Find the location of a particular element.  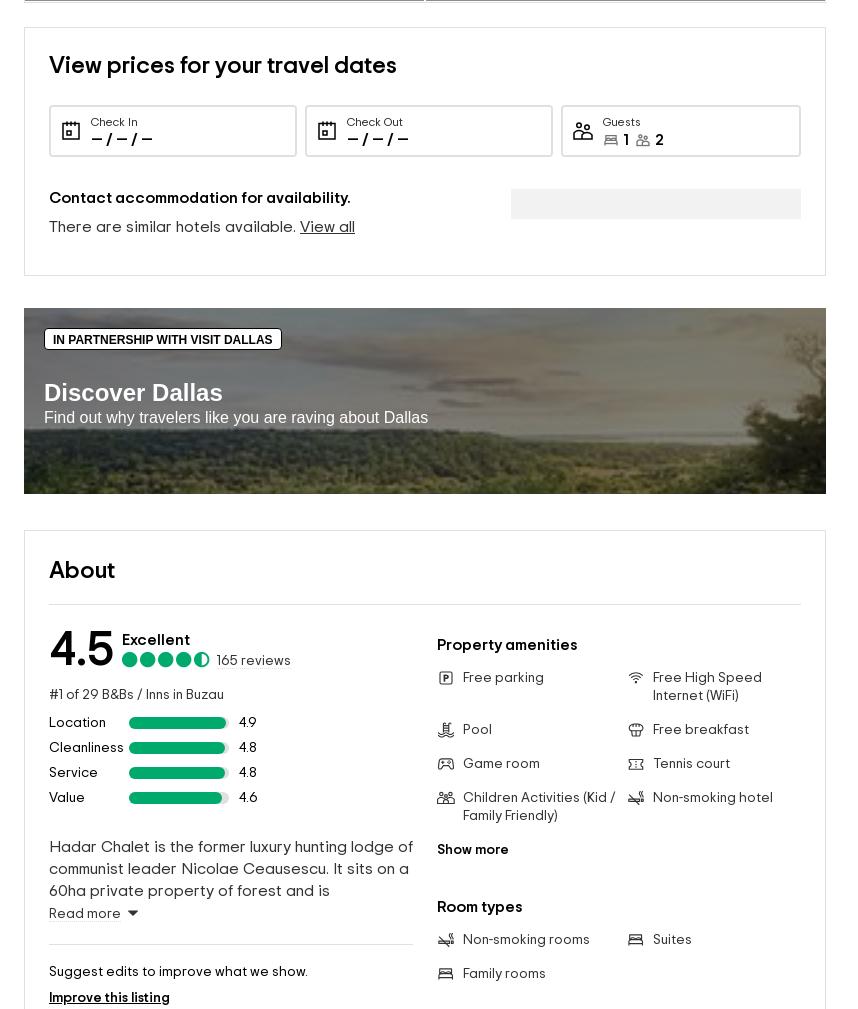

'Excellent' is located at coordinates (154, 608).